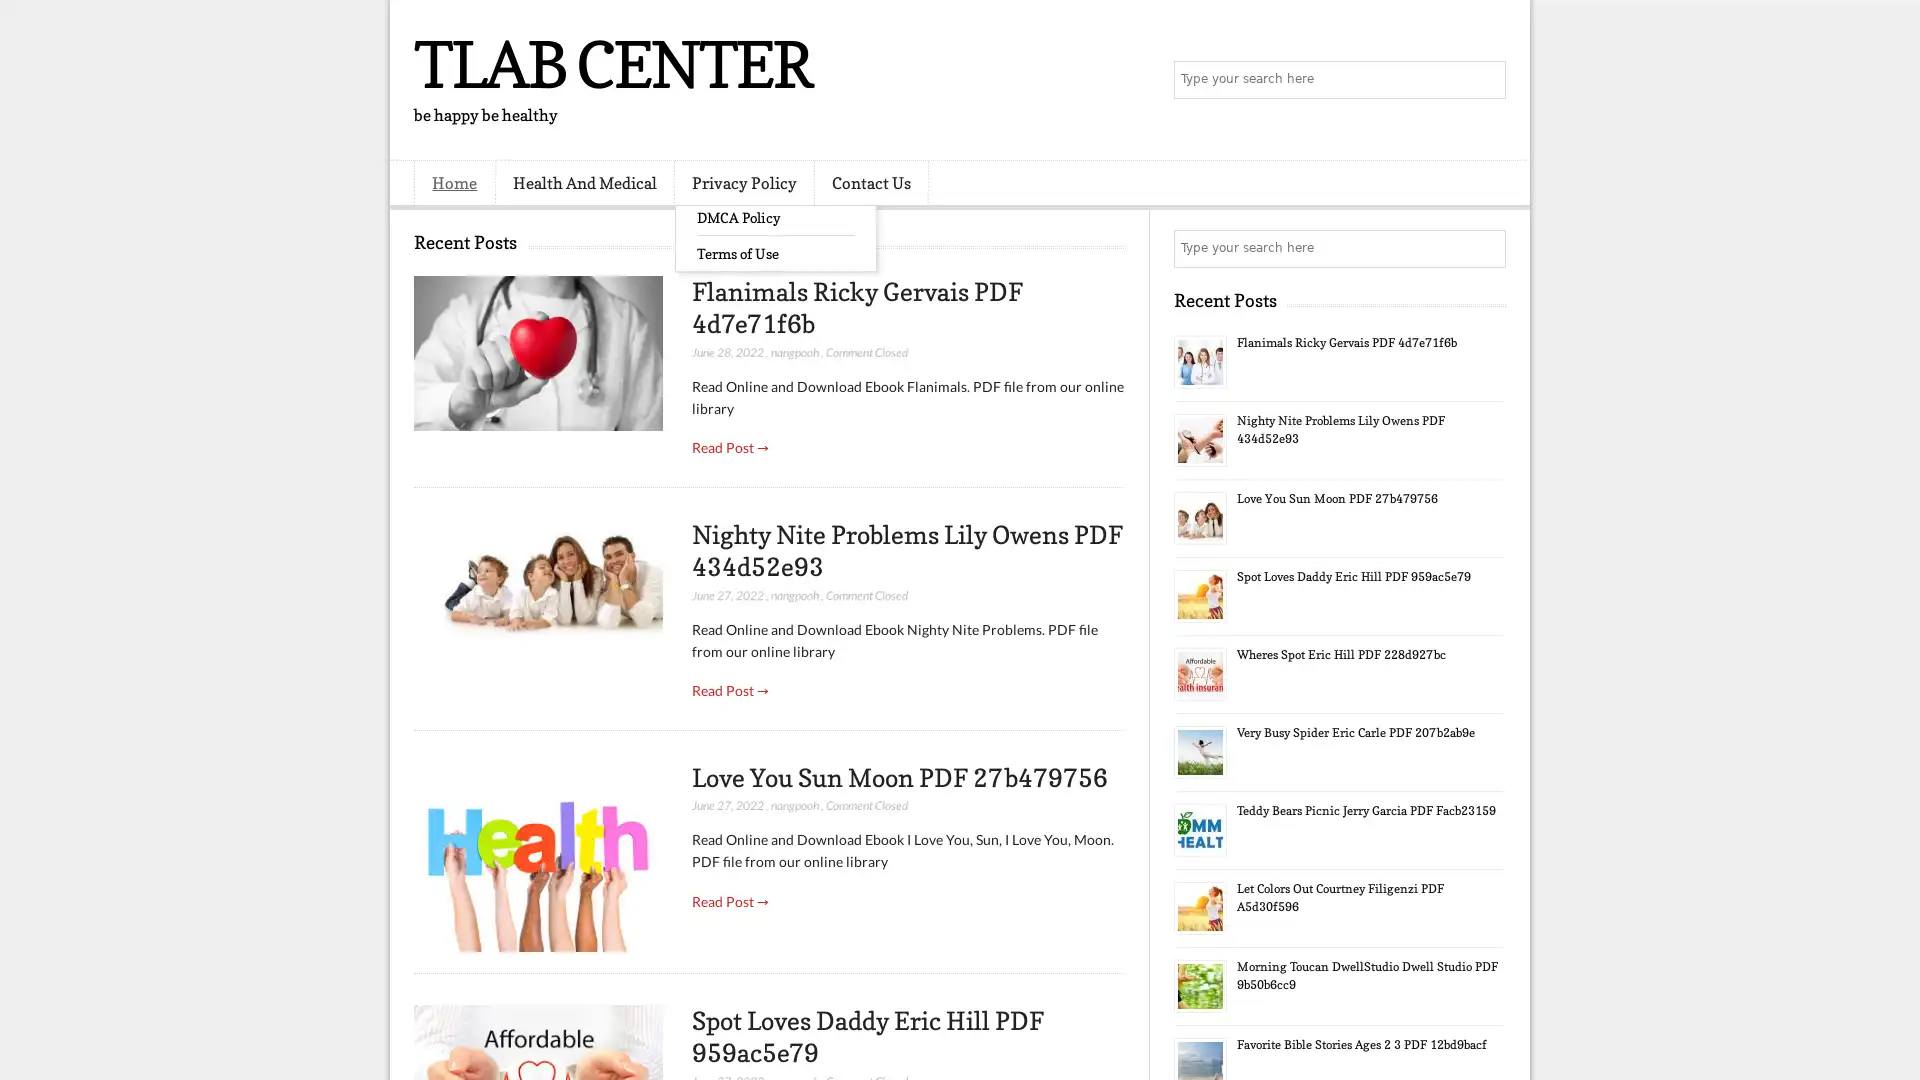 The height and width of the screenshot is (1080, 1920). I want to click on Search, so click(1485, 80).